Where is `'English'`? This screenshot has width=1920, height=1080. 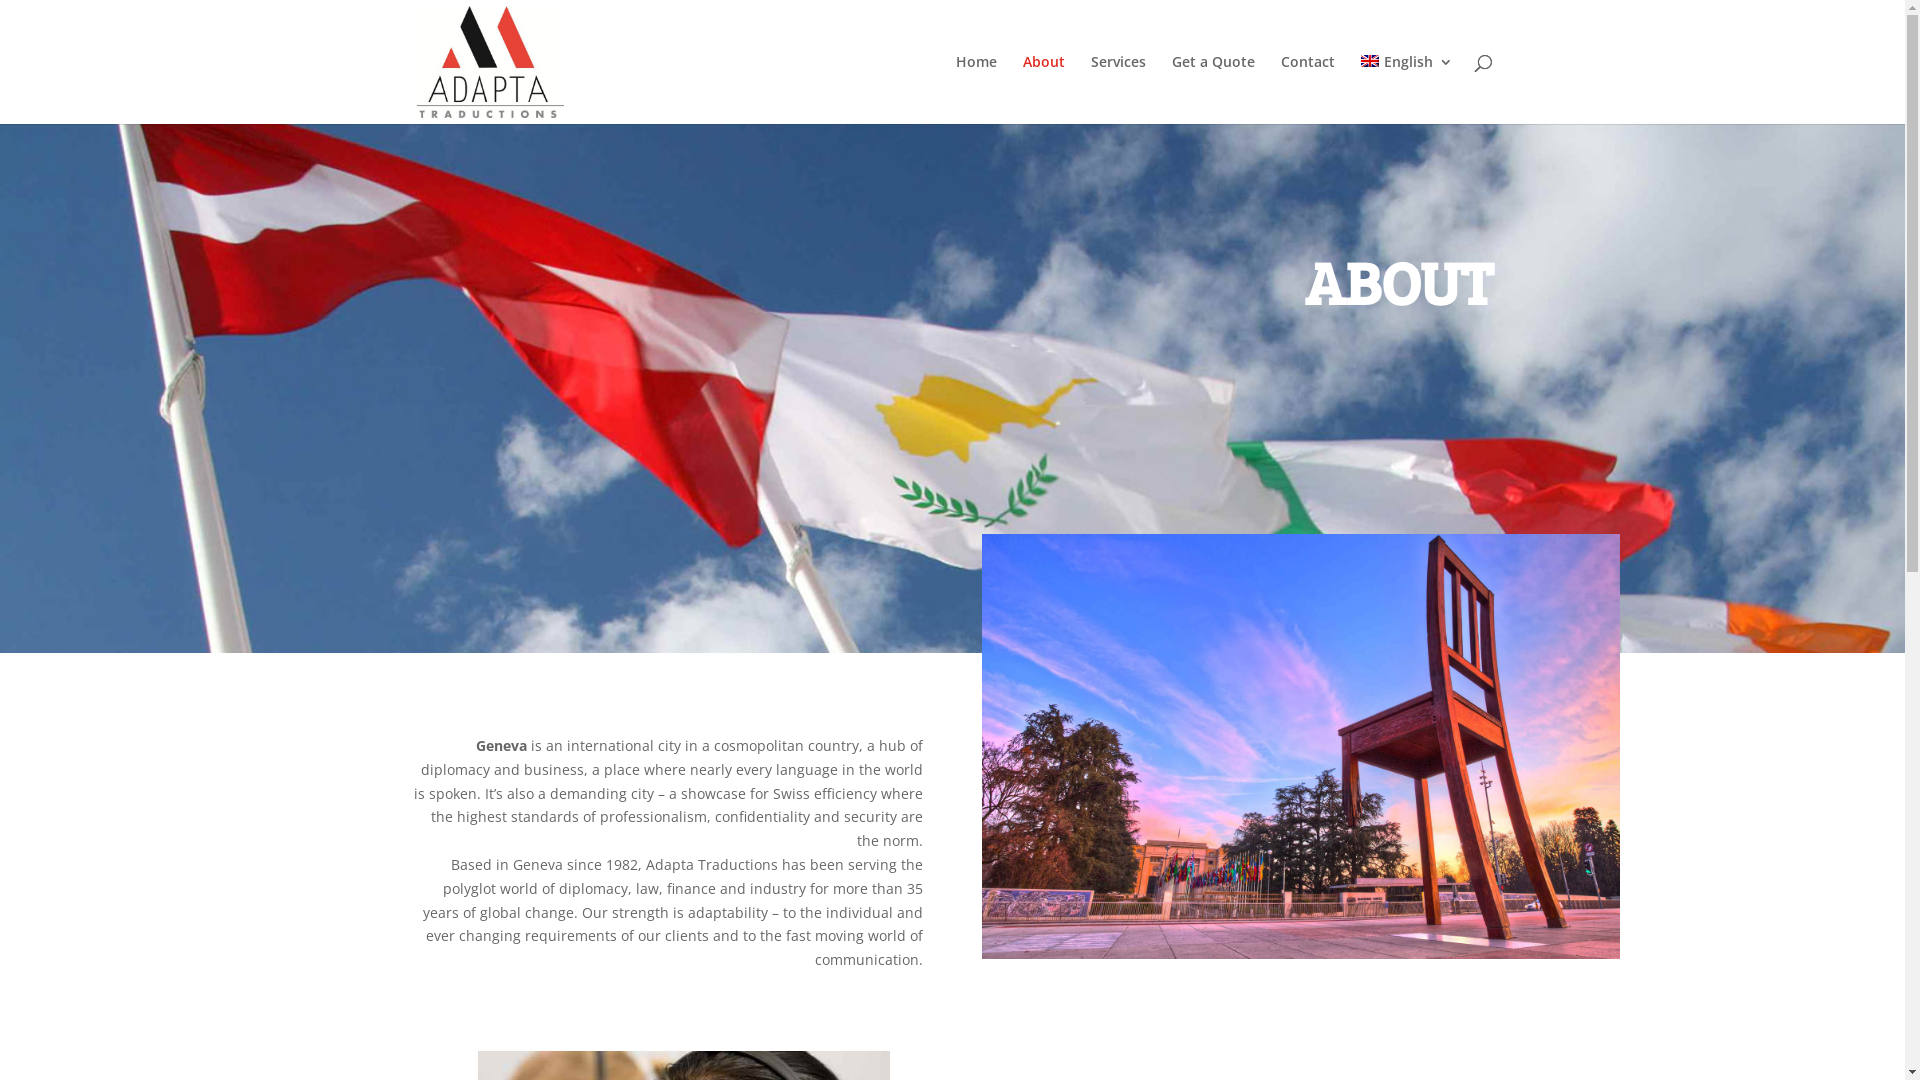 'English' is located at coordinates (1405, 88).